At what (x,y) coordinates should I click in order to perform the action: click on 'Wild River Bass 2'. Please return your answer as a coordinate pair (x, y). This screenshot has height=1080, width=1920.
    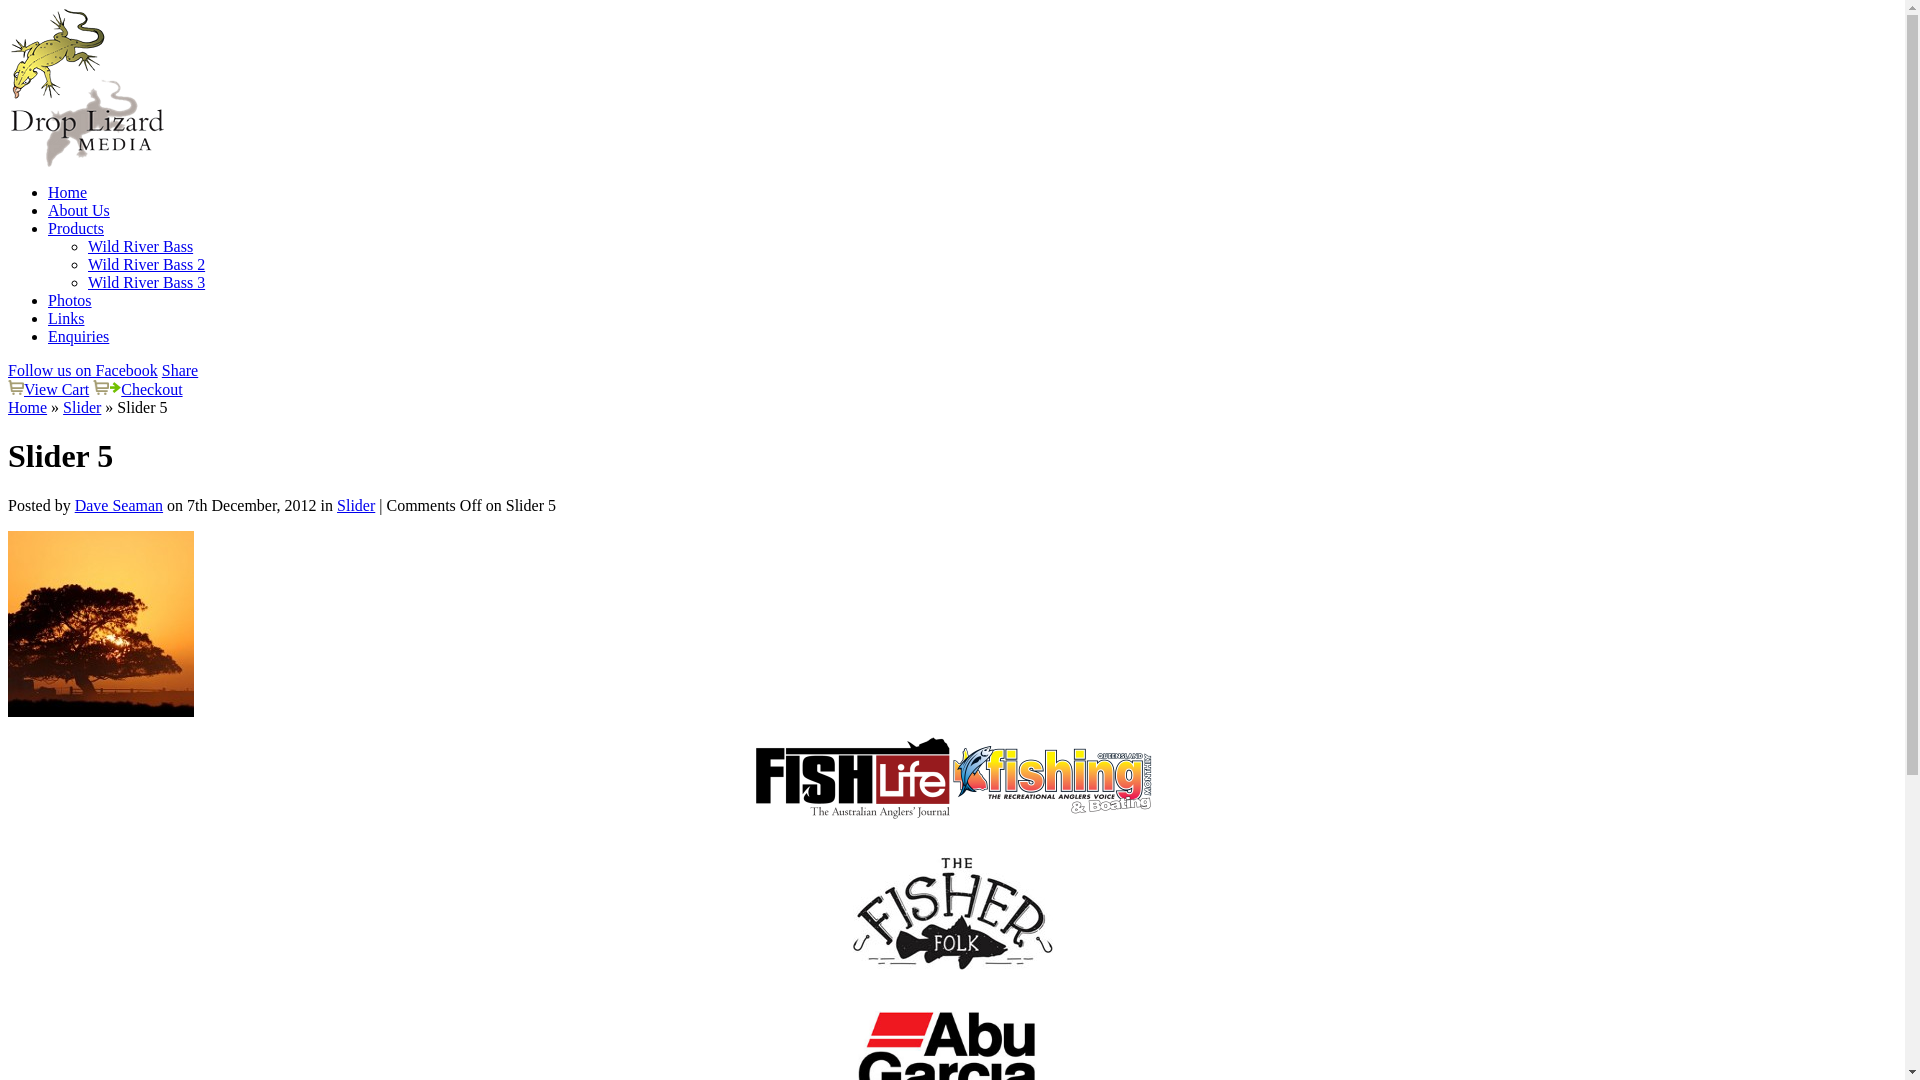
    Looking at the image, I should click on (86, 263).